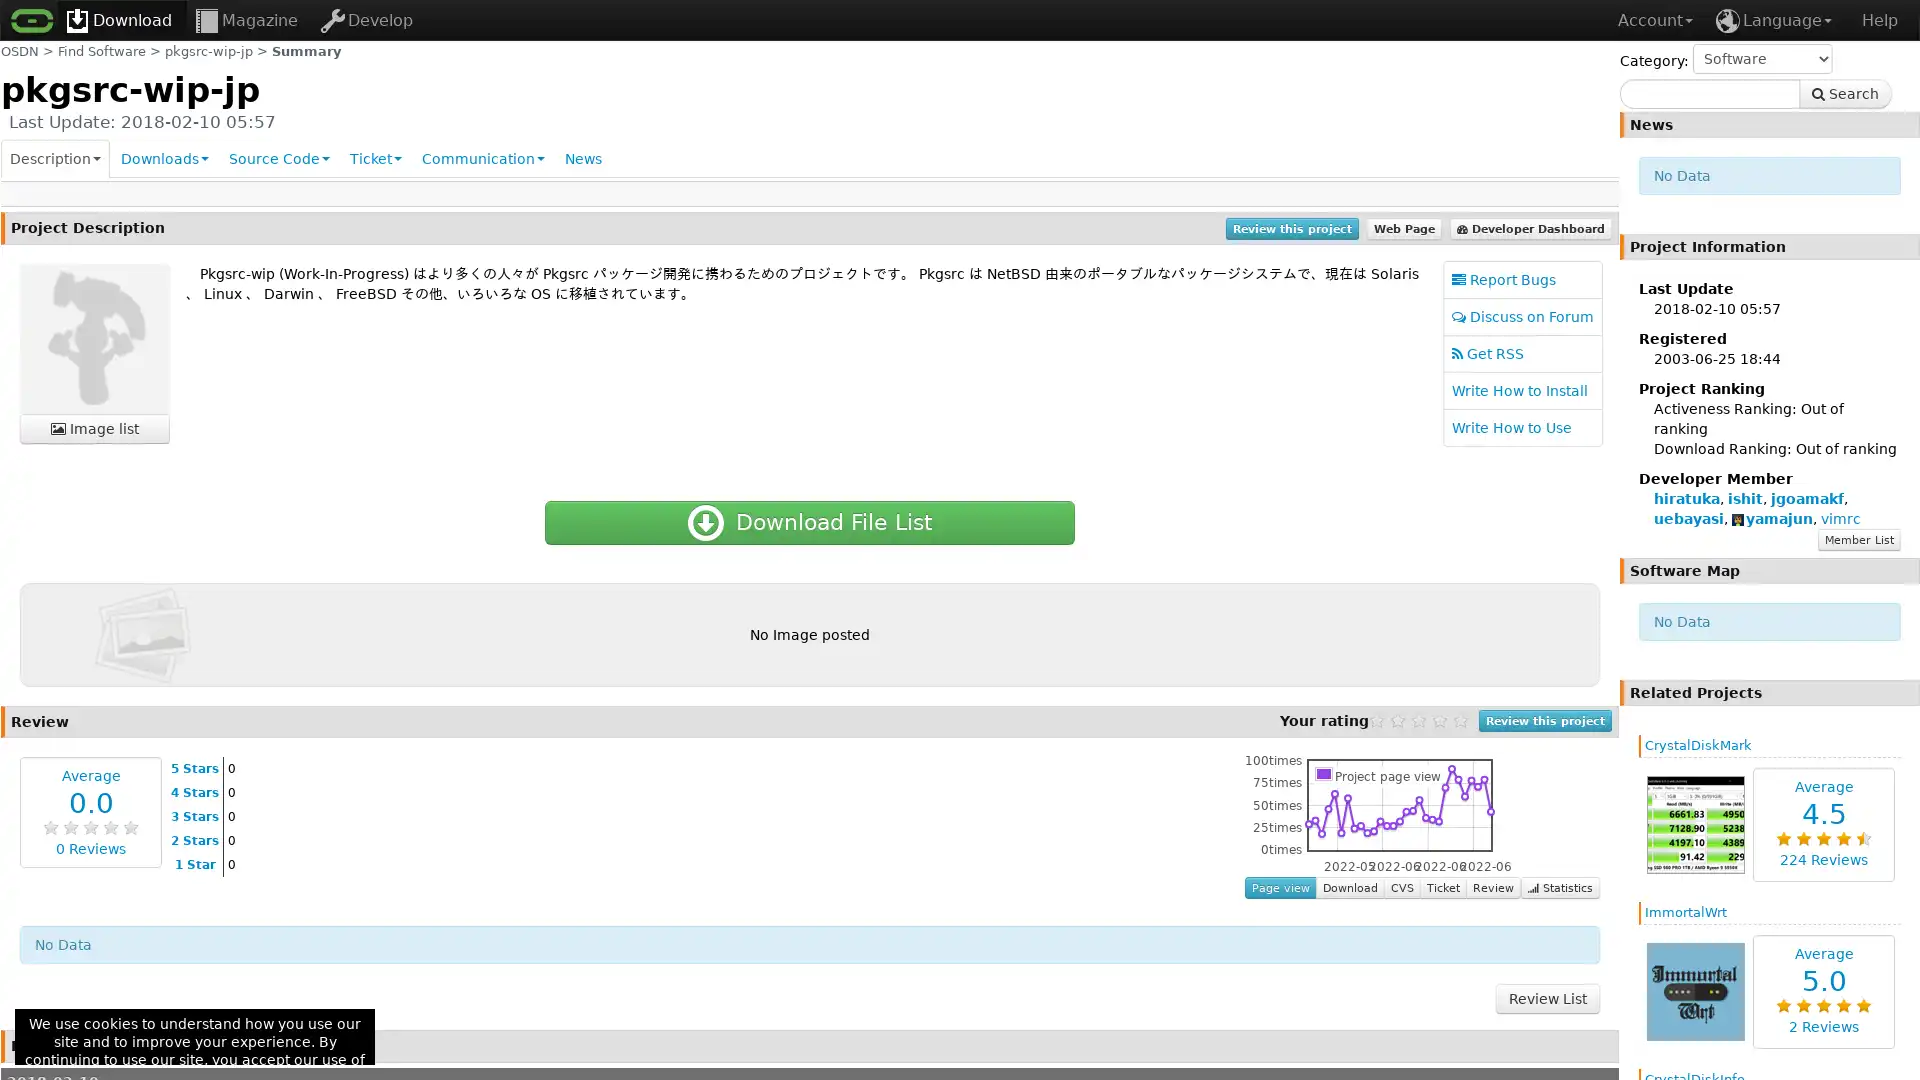 The width and height of the screenshot is (1920, 1080). I want to click on Developer Dashboard, so click(1530, 227).